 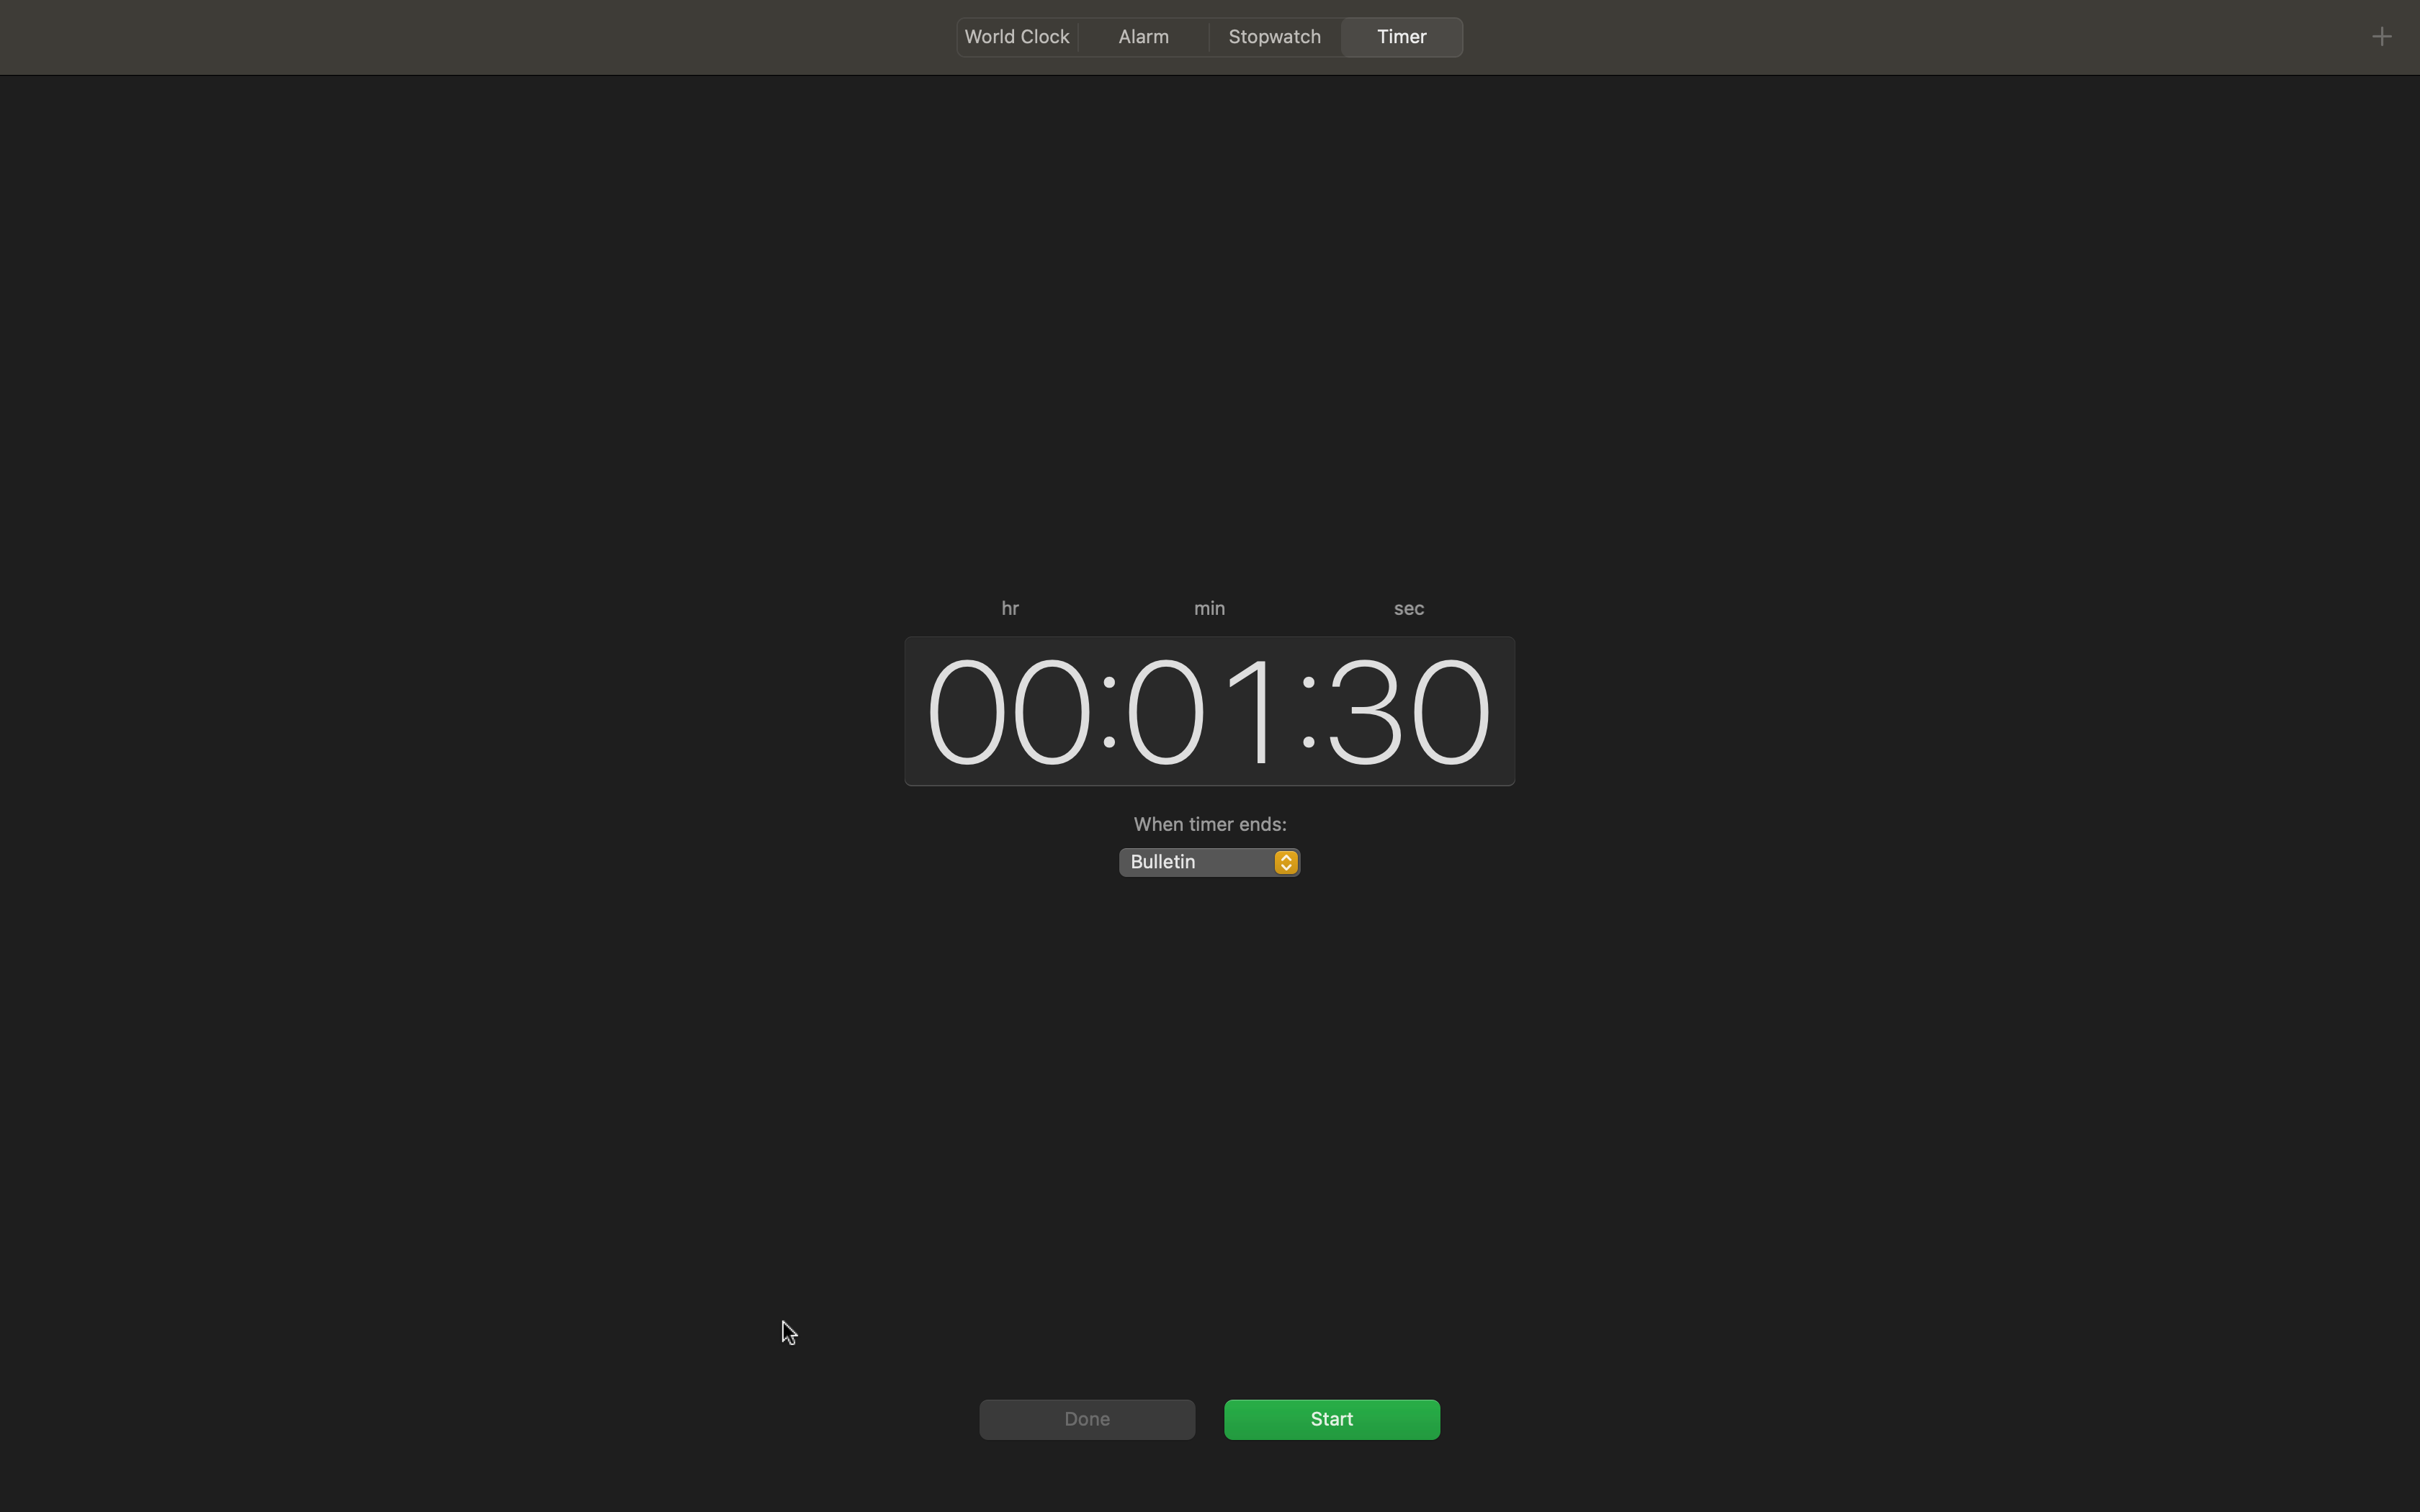 What do you see at coordinates (1207, 860) in the screenshot?
I see `audio setting to chimes sound` at bounding box center [1207, 860].